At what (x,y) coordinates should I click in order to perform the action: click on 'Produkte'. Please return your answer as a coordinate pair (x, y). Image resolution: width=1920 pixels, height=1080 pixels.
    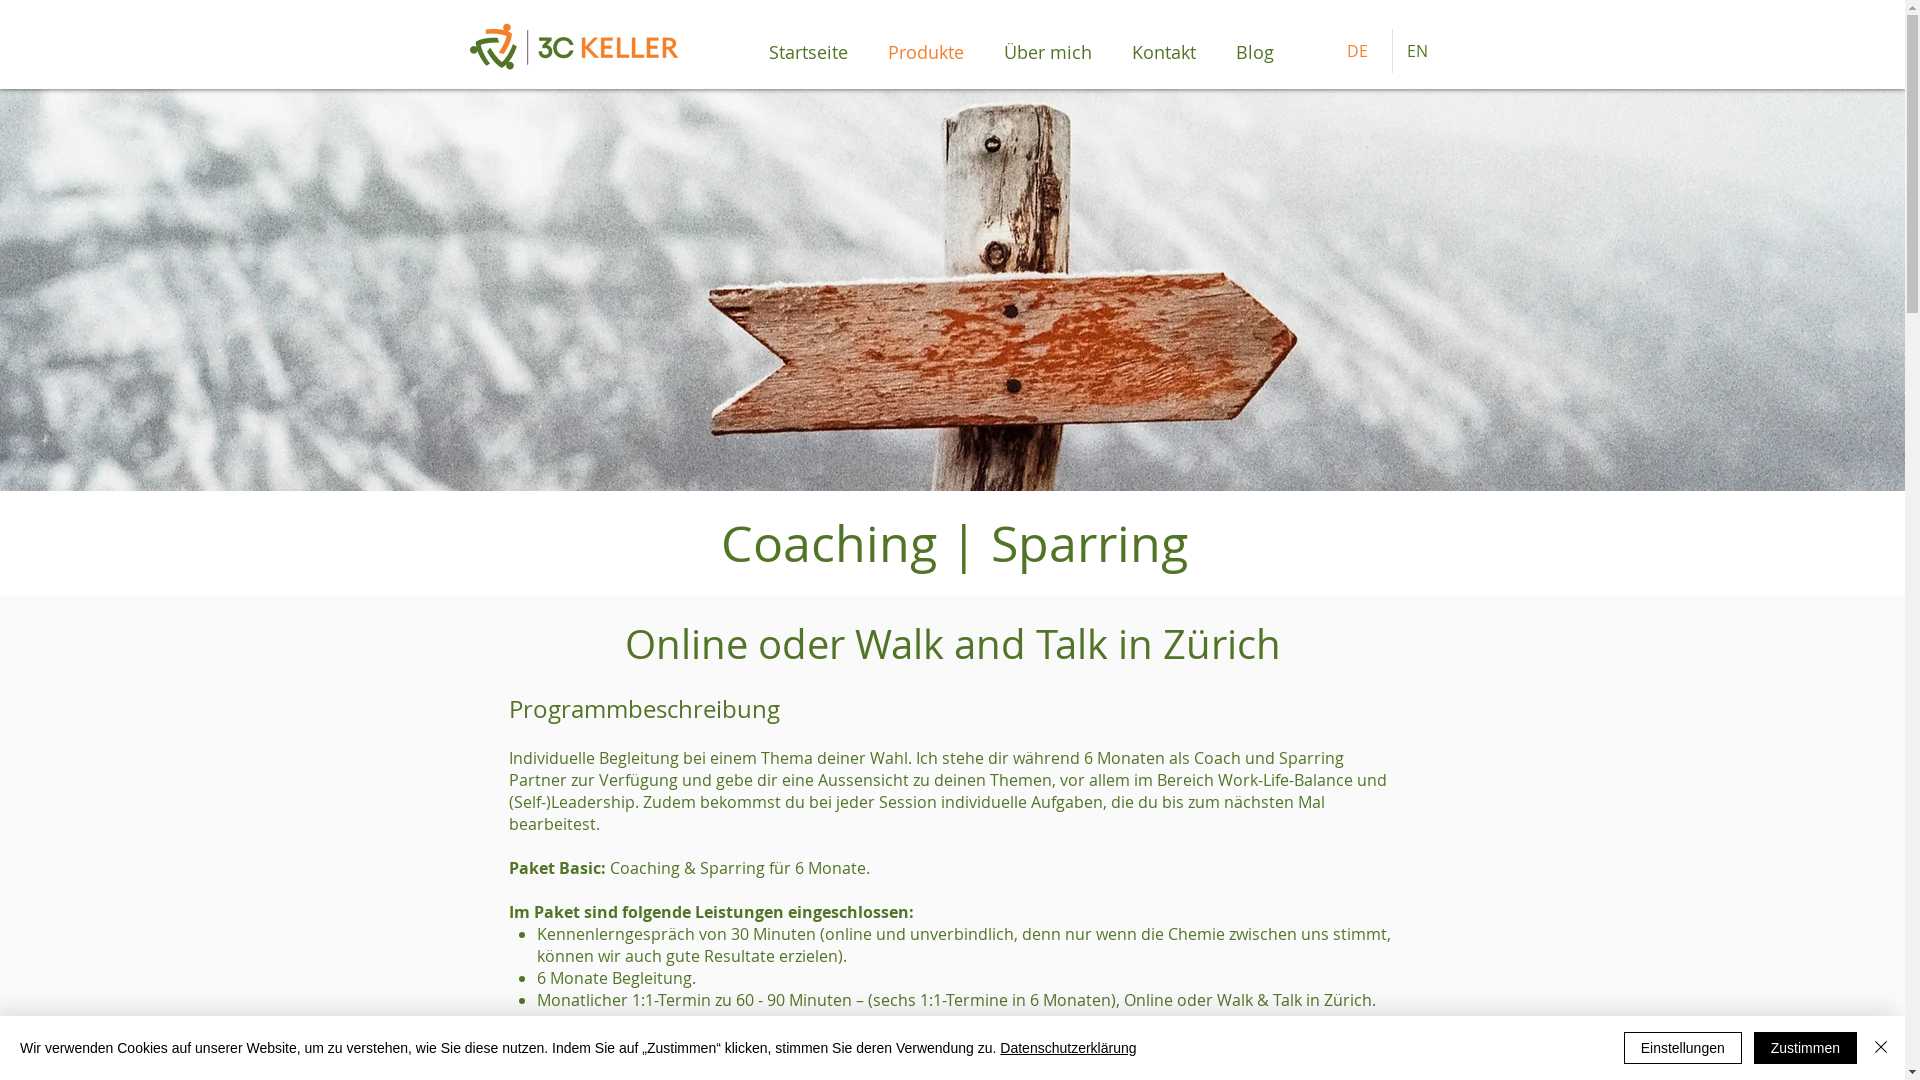
    Looking at the image, I should click on (925, 50).